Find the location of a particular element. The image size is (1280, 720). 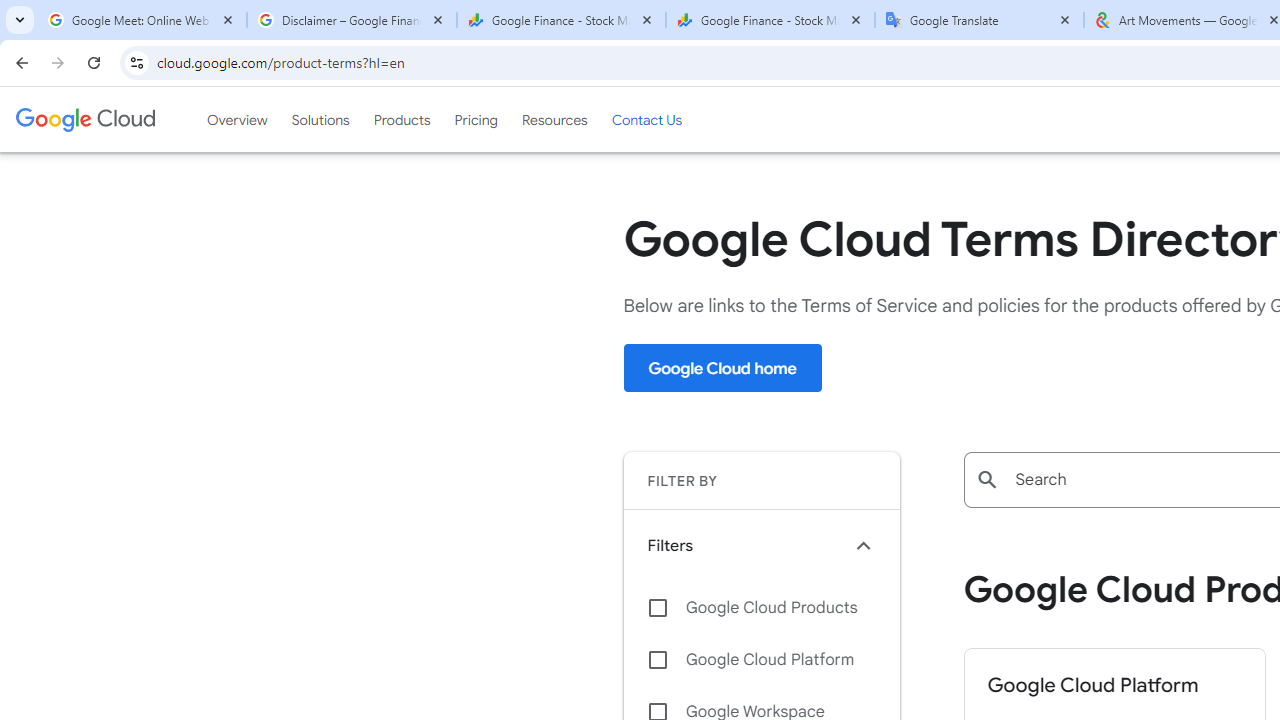

'Contact Us' is located at coordinates (647, 119).